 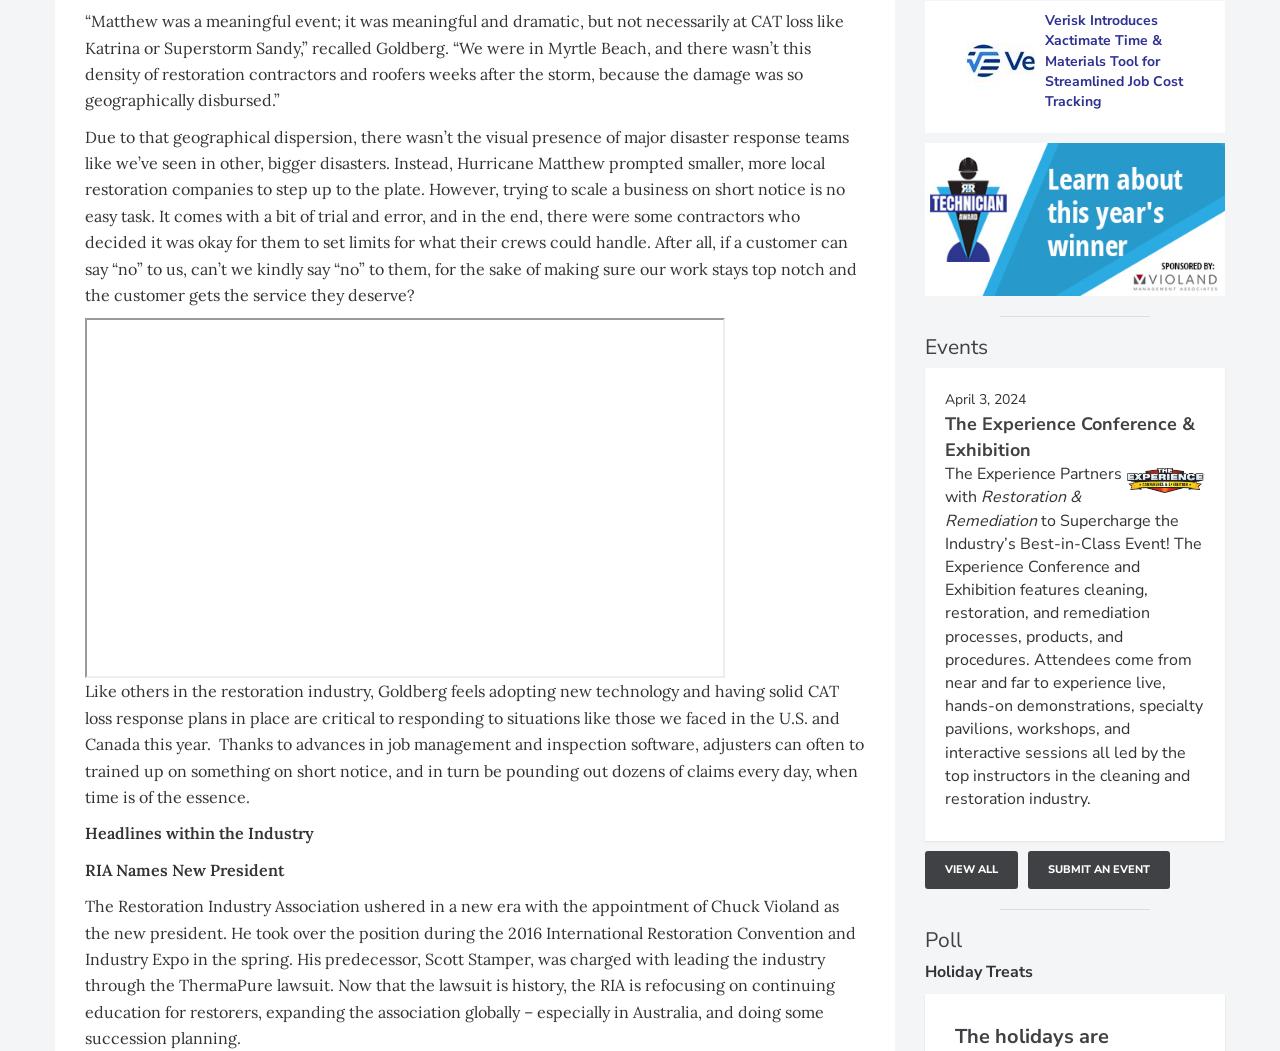 I want to click on 'to Supercharge the Industry’s Best-in-Class Event! The Experience Conference and Exhibition features cleaning, restoration, and remediation processes, products, and procedures. Attendees come from near and far to experience live, hands-on demonstrations, specialty pavilions, workshops, and interactive sessions all led by the top instructors in the cleaning and restoration industry.', so click(x=1073, y=658).